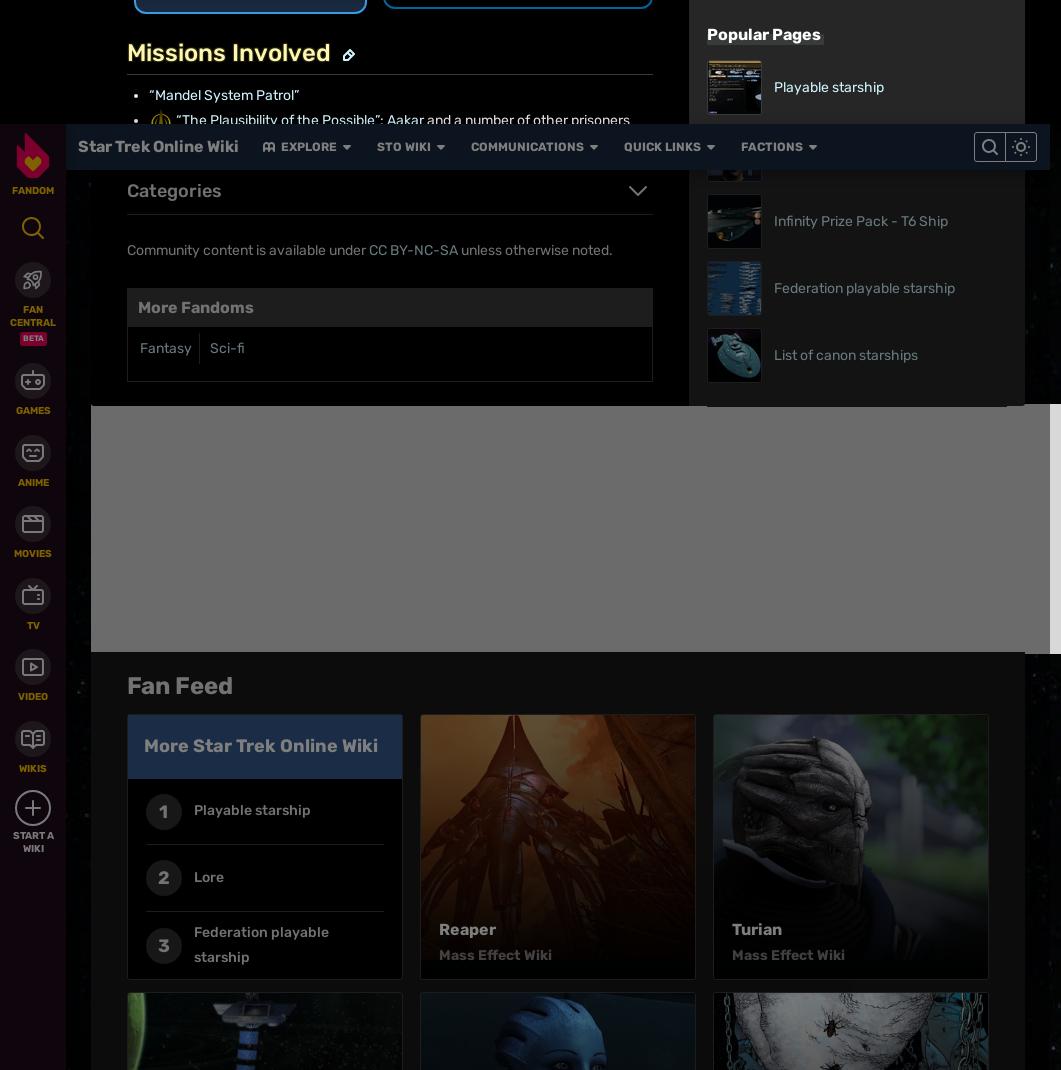 The height and width of the screenshot is (1070, 1061). Describe the element at coordinates (566, 724) in the screenshot. I see `'Advertise'` at that location.